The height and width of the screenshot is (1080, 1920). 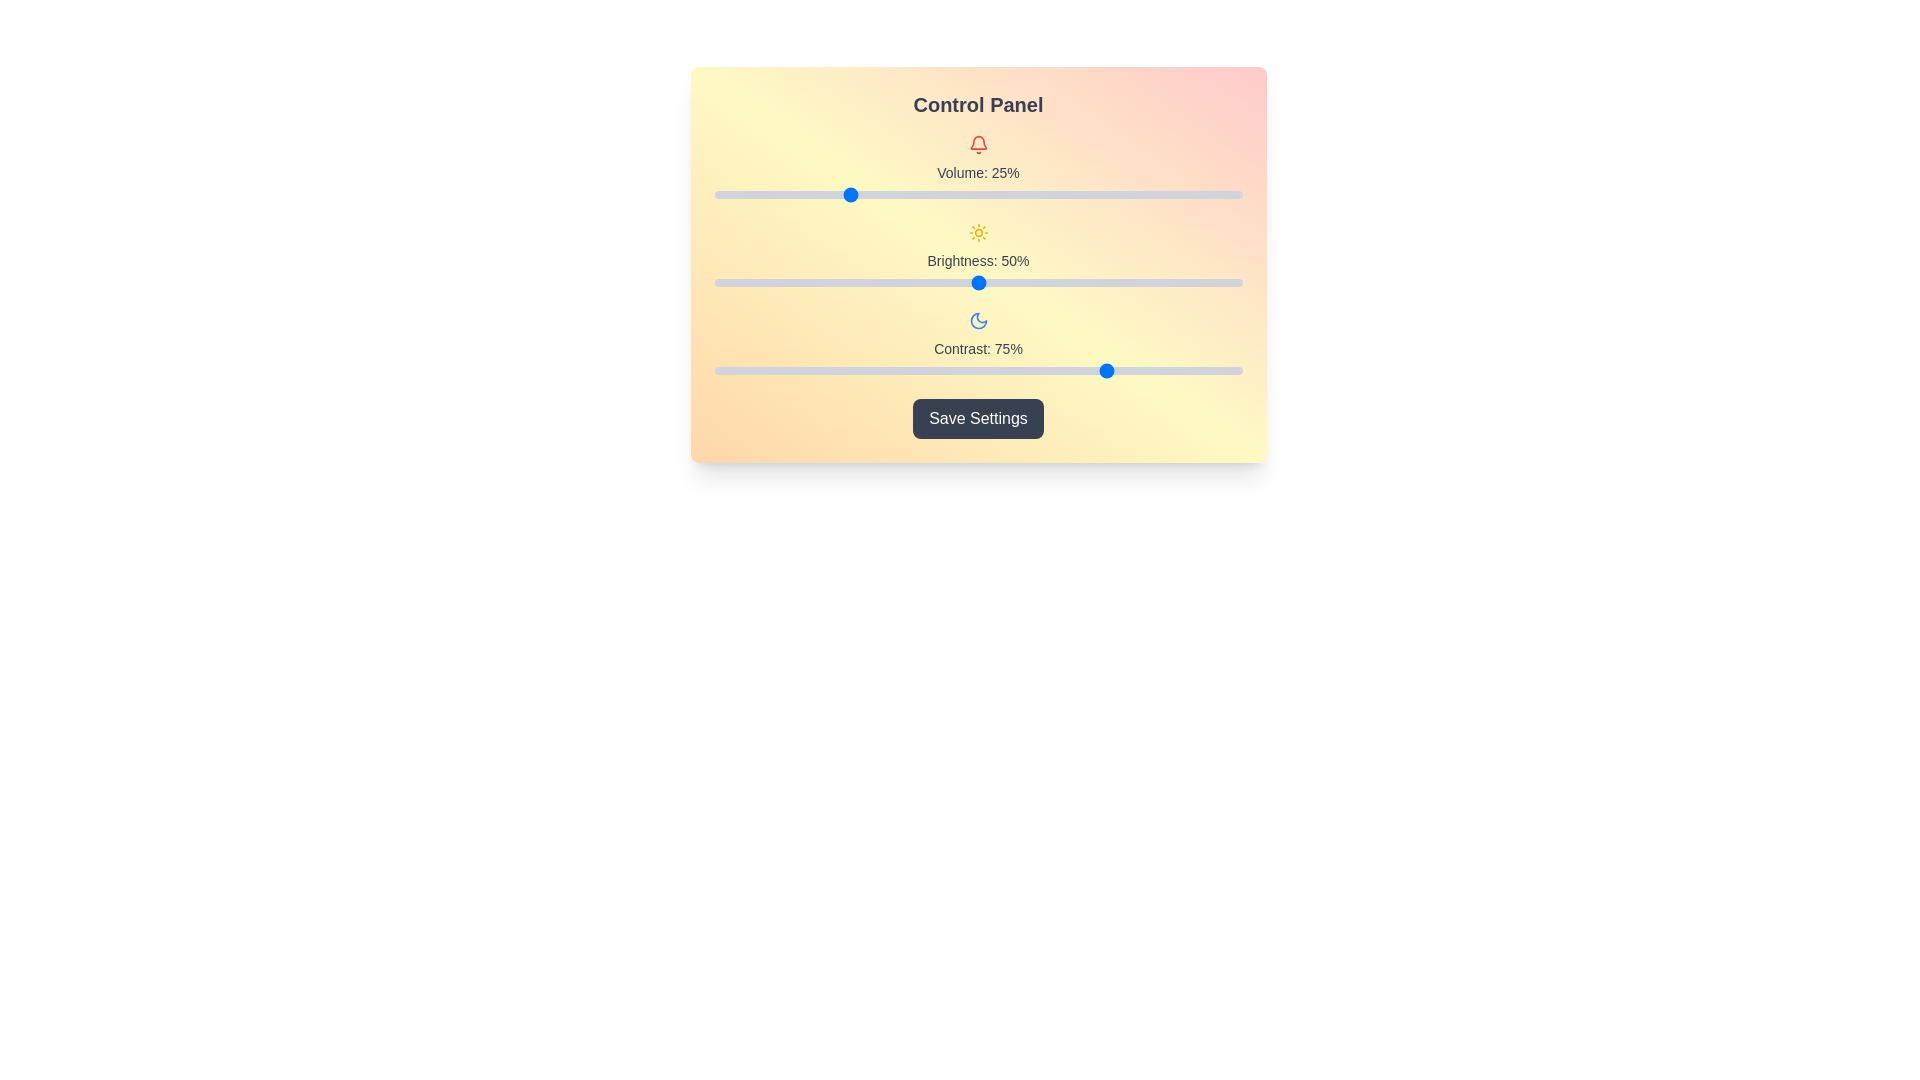 What do you see at coordinates (1104, 370) in the screenshot?
I see `contrast level` at bounding box center [1104, 370].